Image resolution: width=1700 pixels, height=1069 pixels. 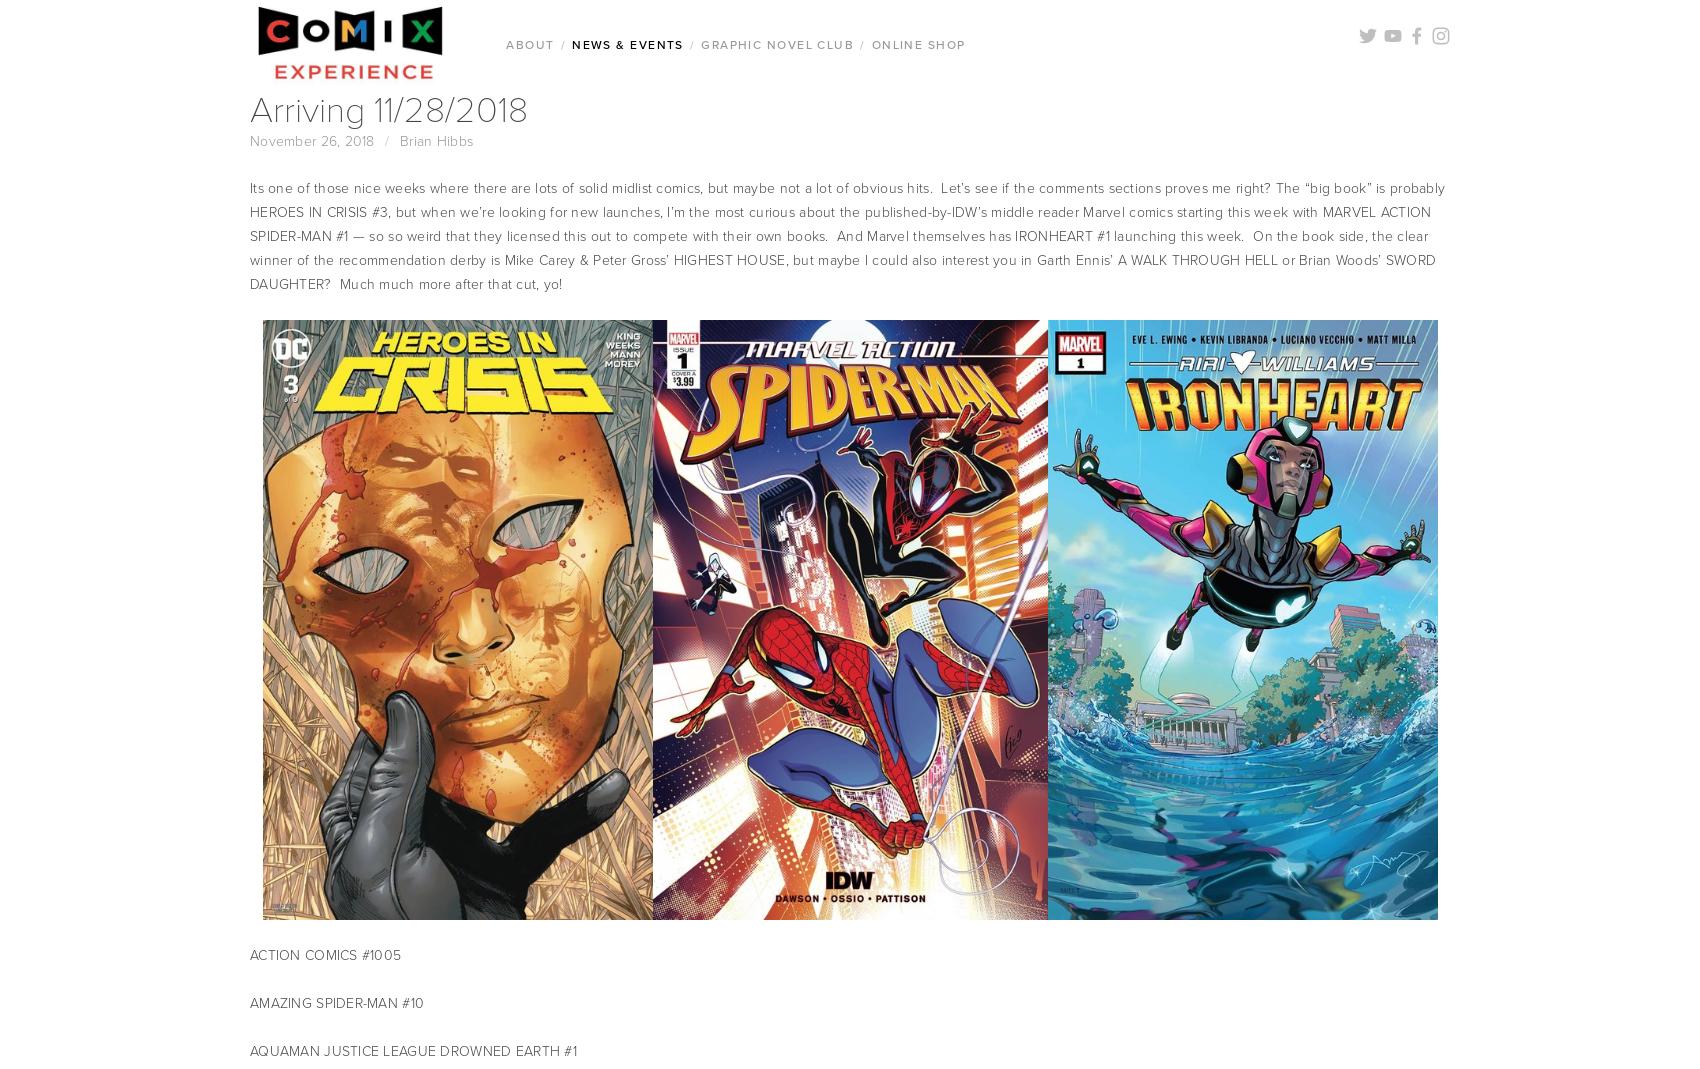 I want to click on 'ACTION COMICS #1005', so click(x=324, y=954).